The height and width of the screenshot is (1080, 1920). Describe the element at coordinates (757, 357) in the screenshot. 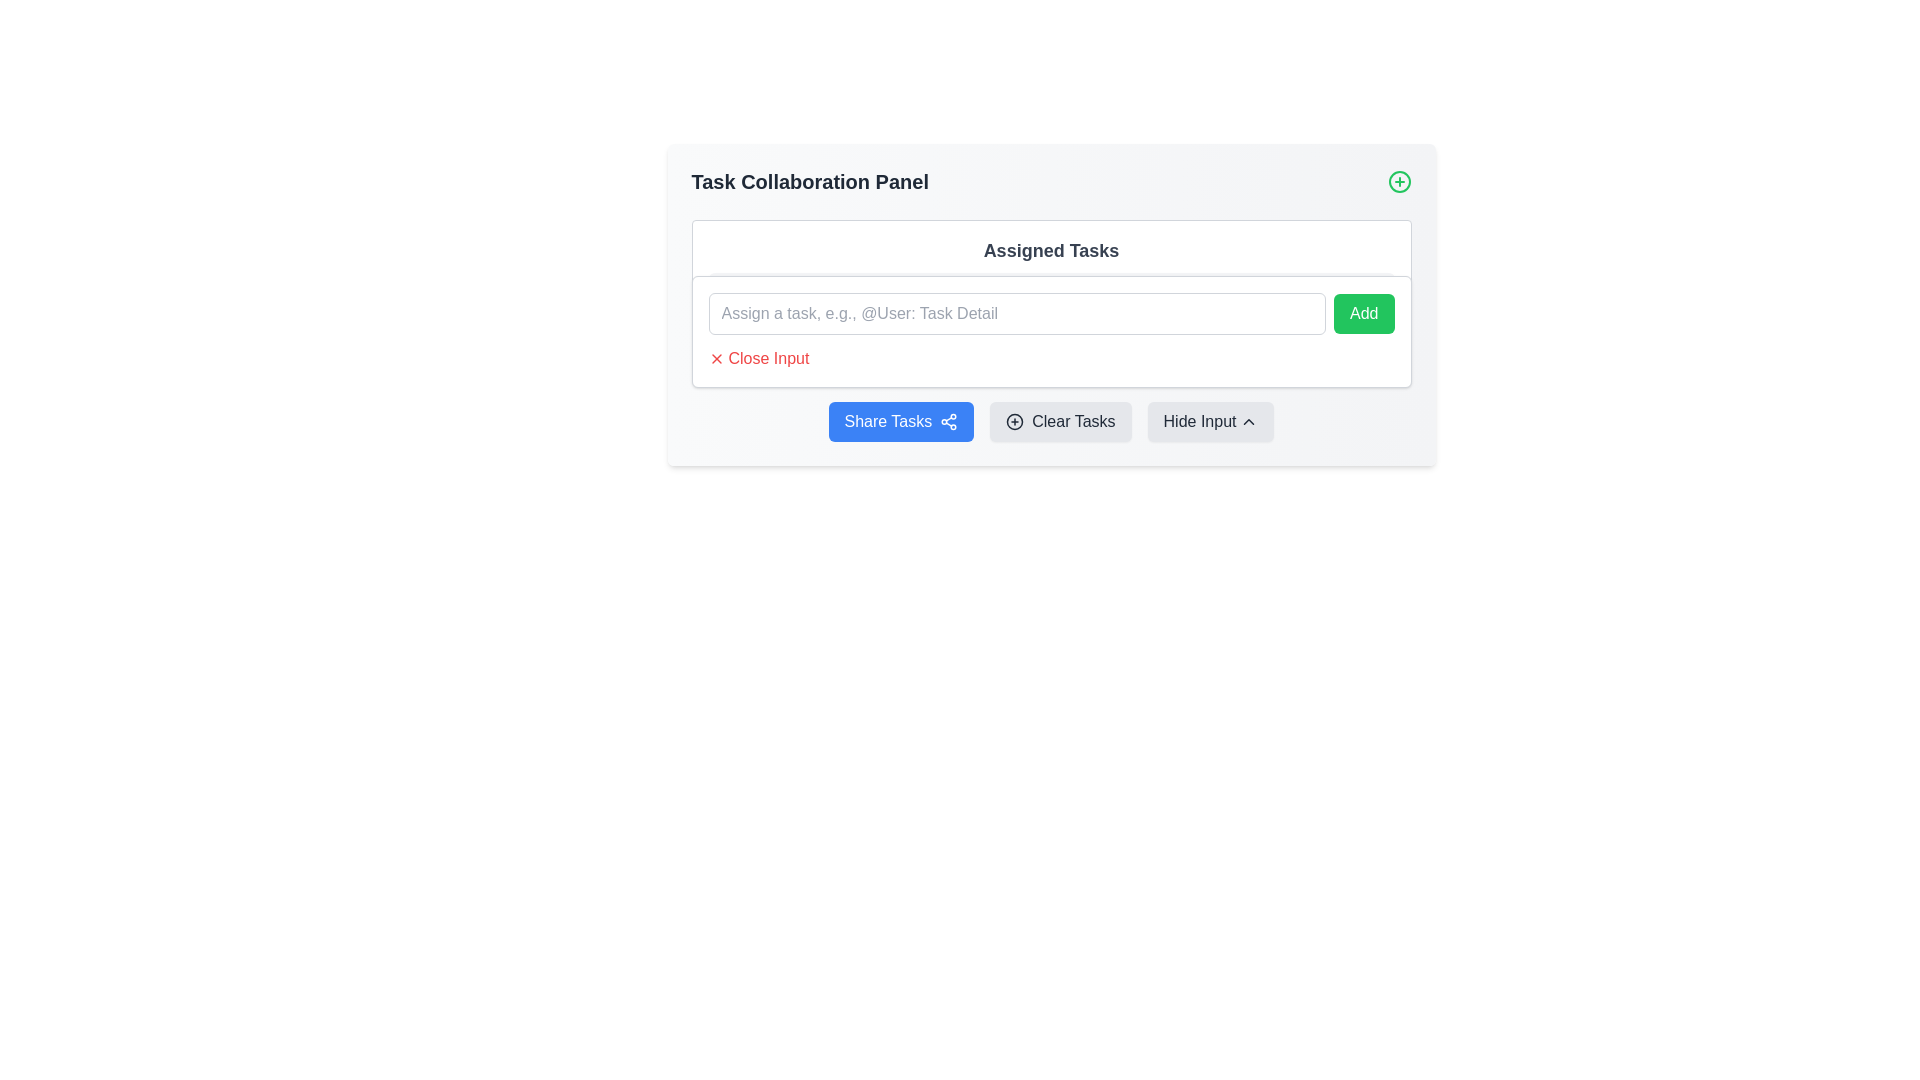

I see `the close button located in the 'Task Collaboration Panel' to clear the input field for assigning tasks` at that location.